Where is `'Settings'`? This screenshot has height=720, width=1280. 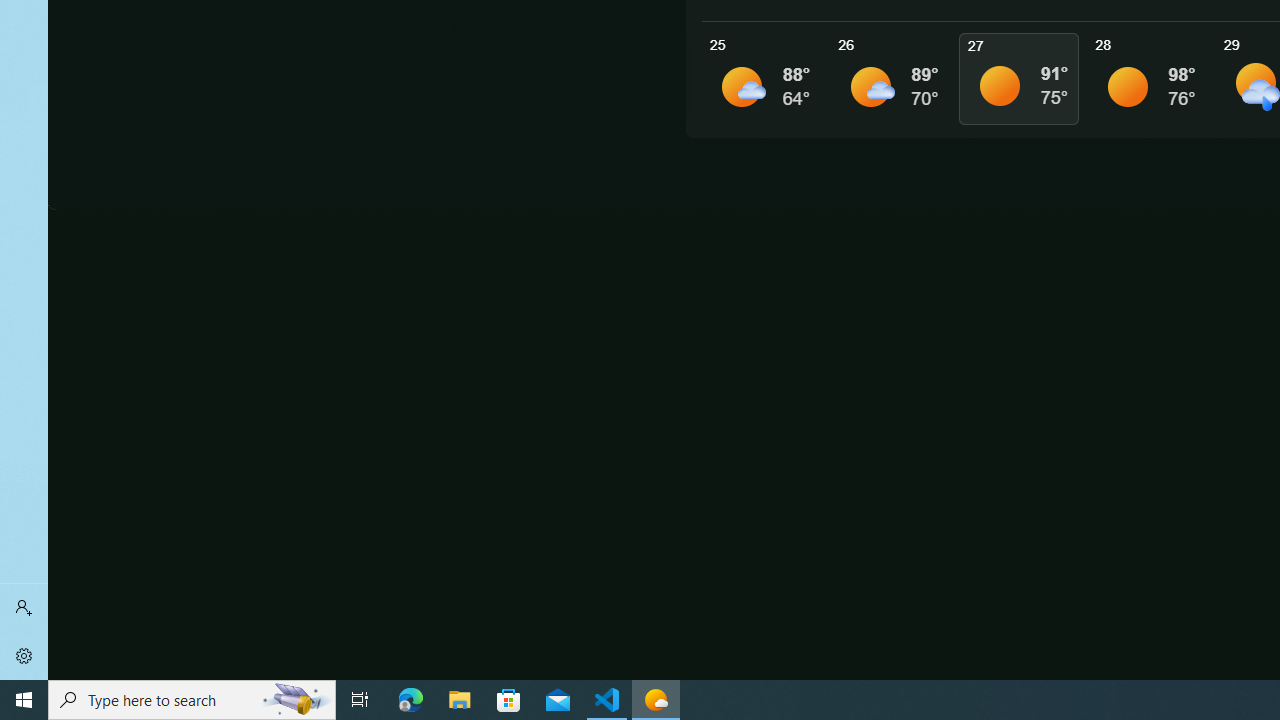
'Settings' is located at coordinates (24, 655).